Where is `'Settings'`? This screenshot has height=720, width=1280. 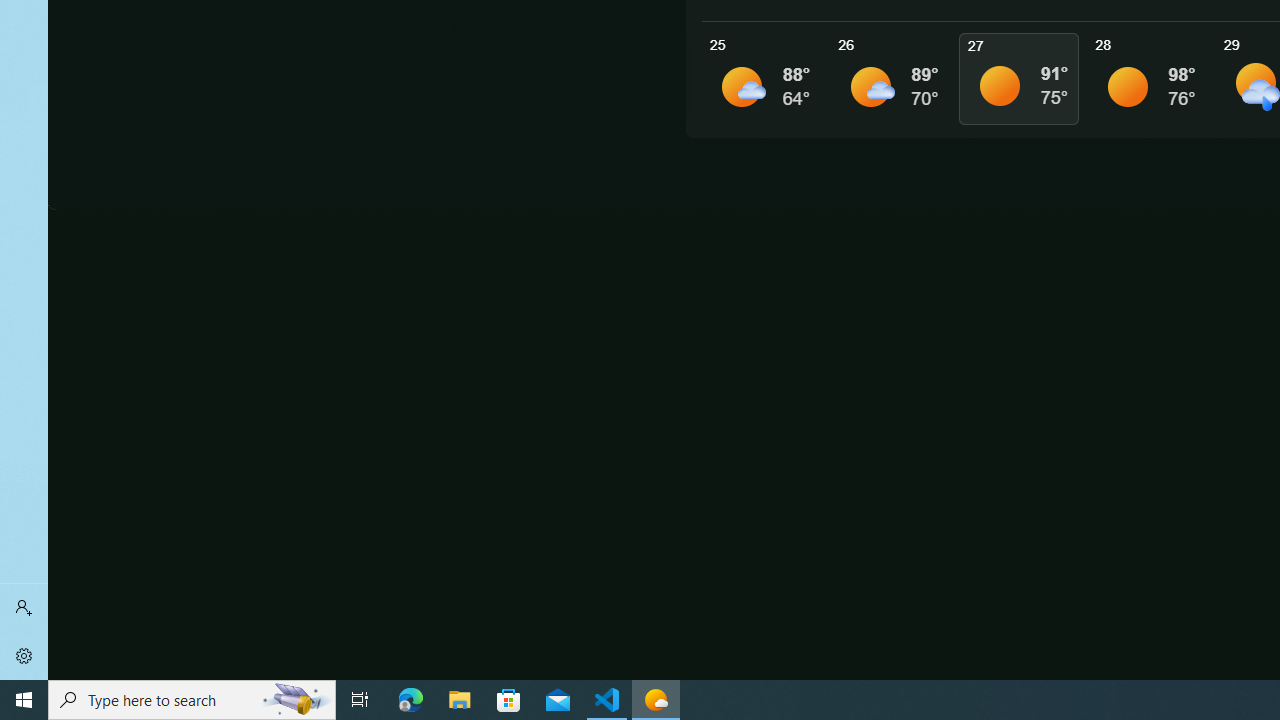
'Settings' is located at coordinates (24, 655).